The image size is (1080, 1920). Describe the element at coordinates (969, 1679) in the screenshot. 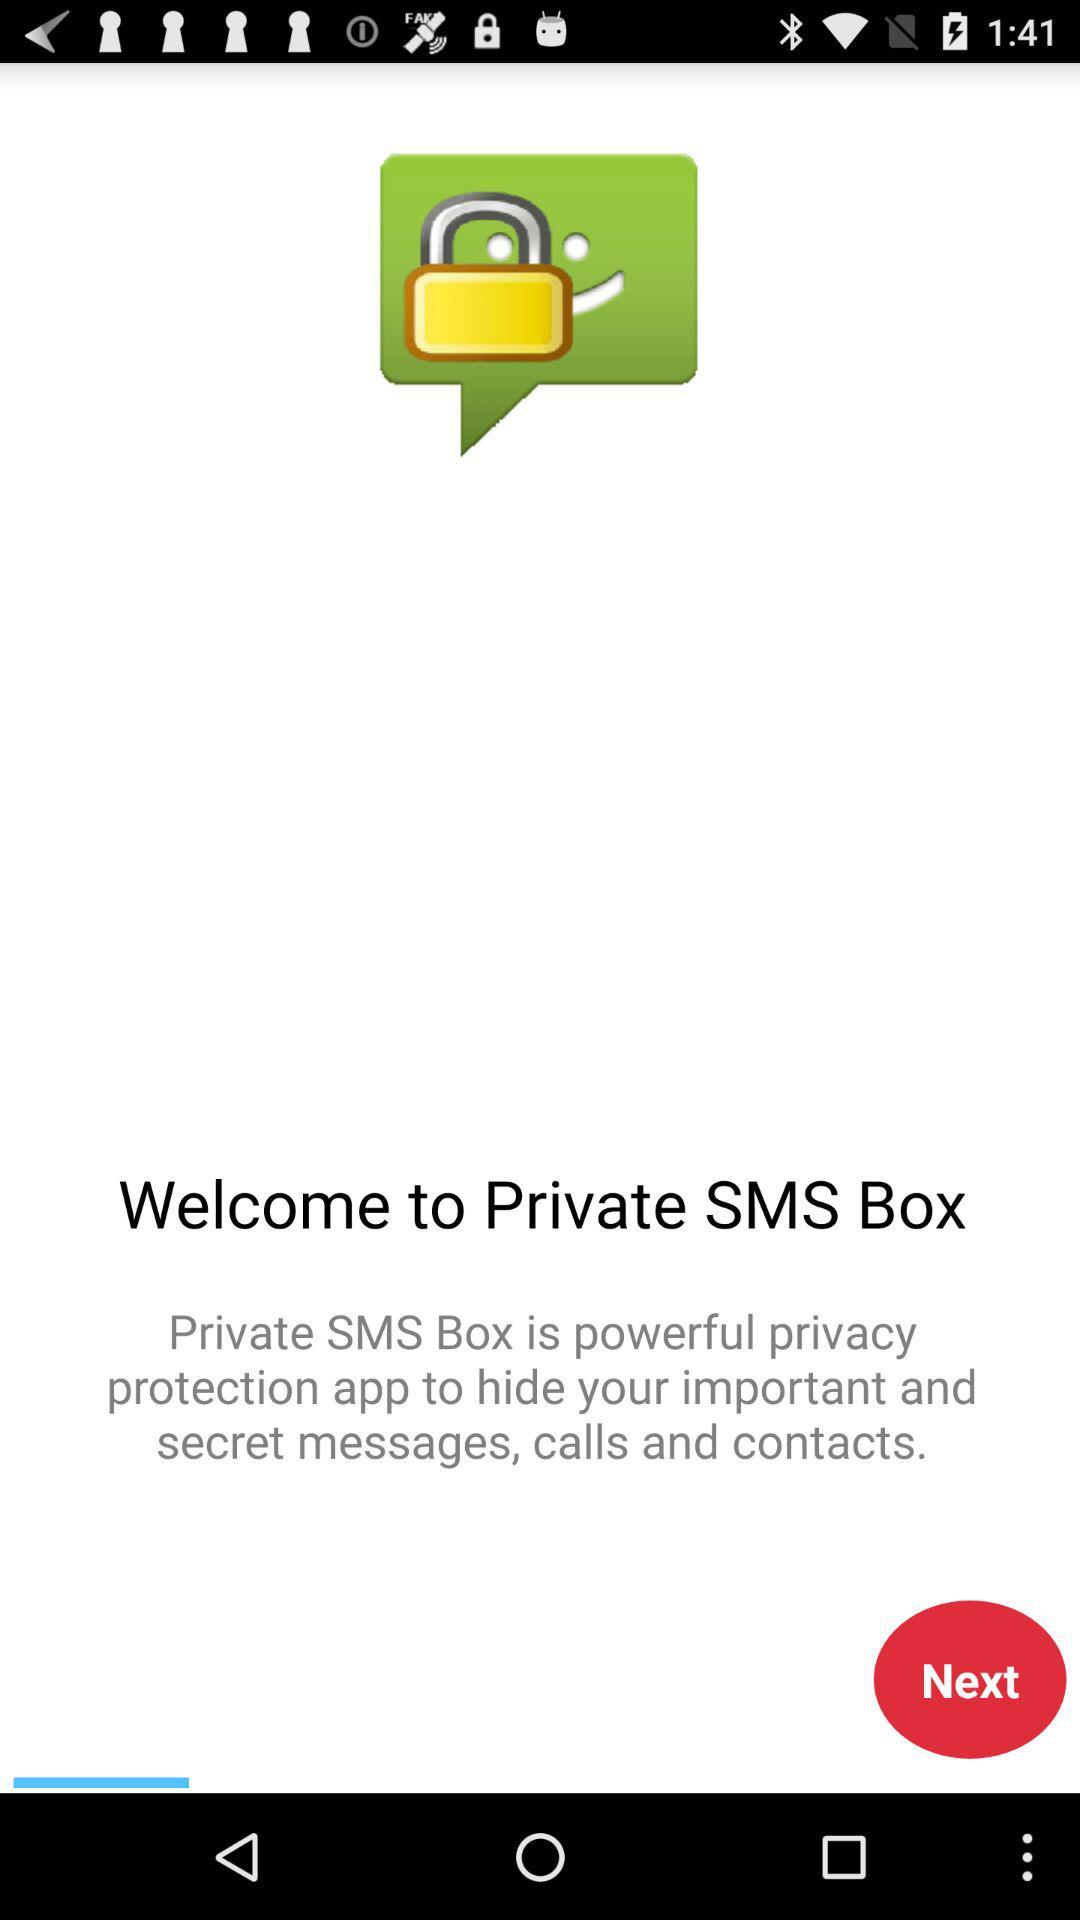

I see `next button` at that location.